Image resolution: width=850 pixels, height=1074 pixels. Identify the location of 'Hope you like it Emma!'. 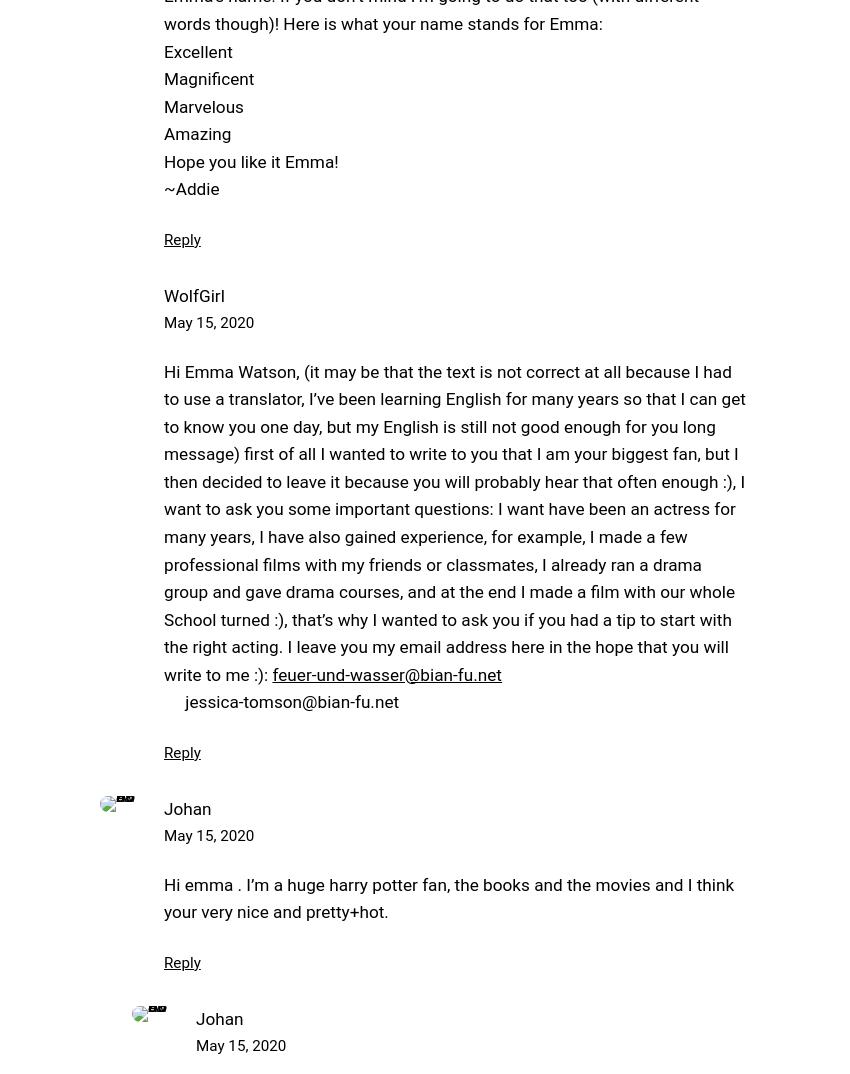
(251, 159).